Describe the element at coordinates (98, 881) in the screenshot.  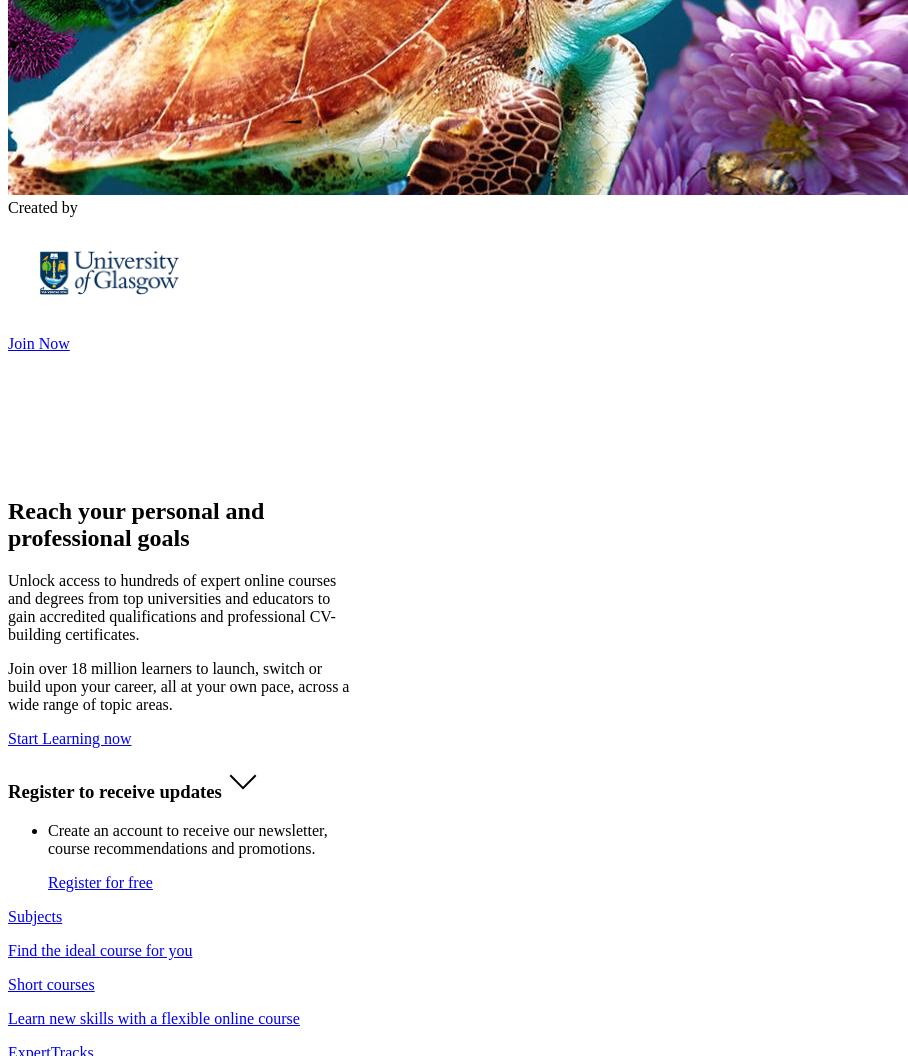
I see `'Register for free'` at that location.